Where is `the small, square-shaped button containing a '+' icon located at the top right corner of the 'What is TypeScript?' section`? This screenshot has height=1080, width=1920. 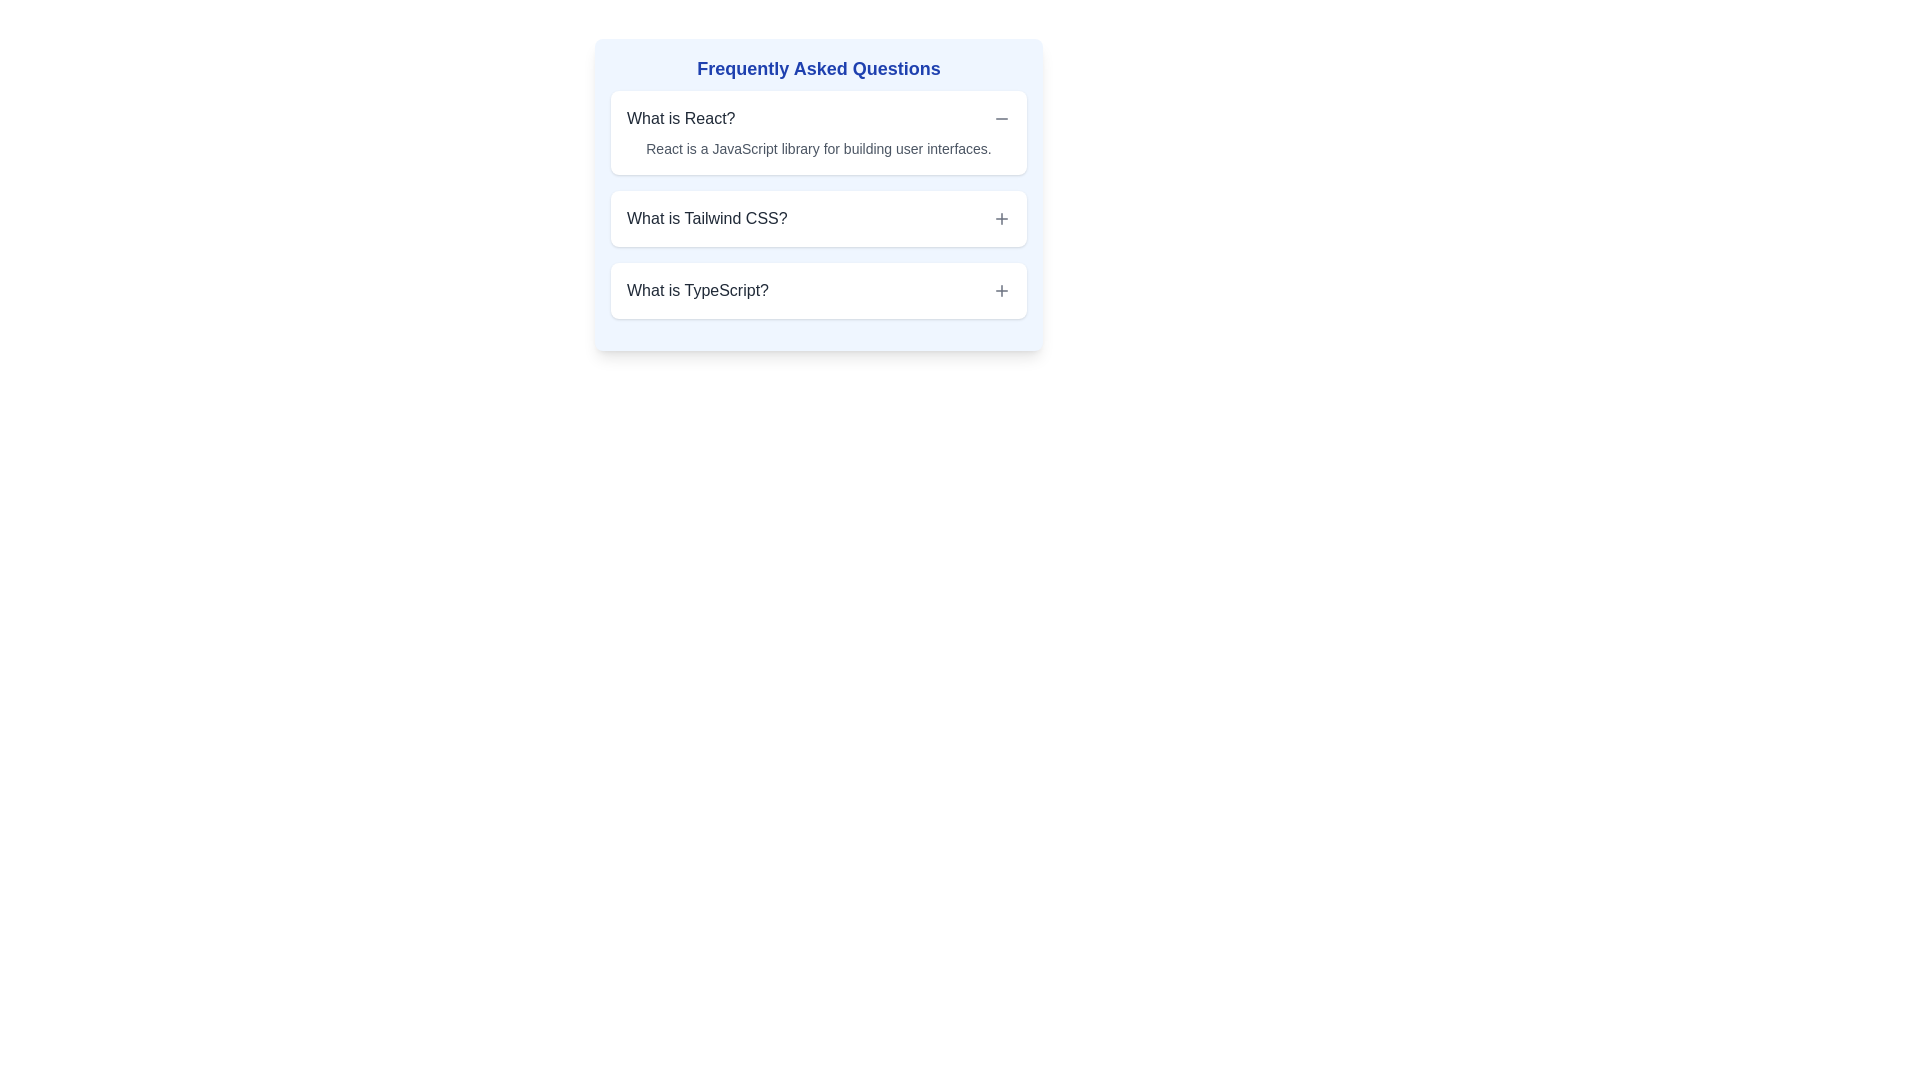
the small, square-shaped button containing a '+' icon located at the top right corner of the 'What is TypeScript?' section is located at coordinates (1002, 290).